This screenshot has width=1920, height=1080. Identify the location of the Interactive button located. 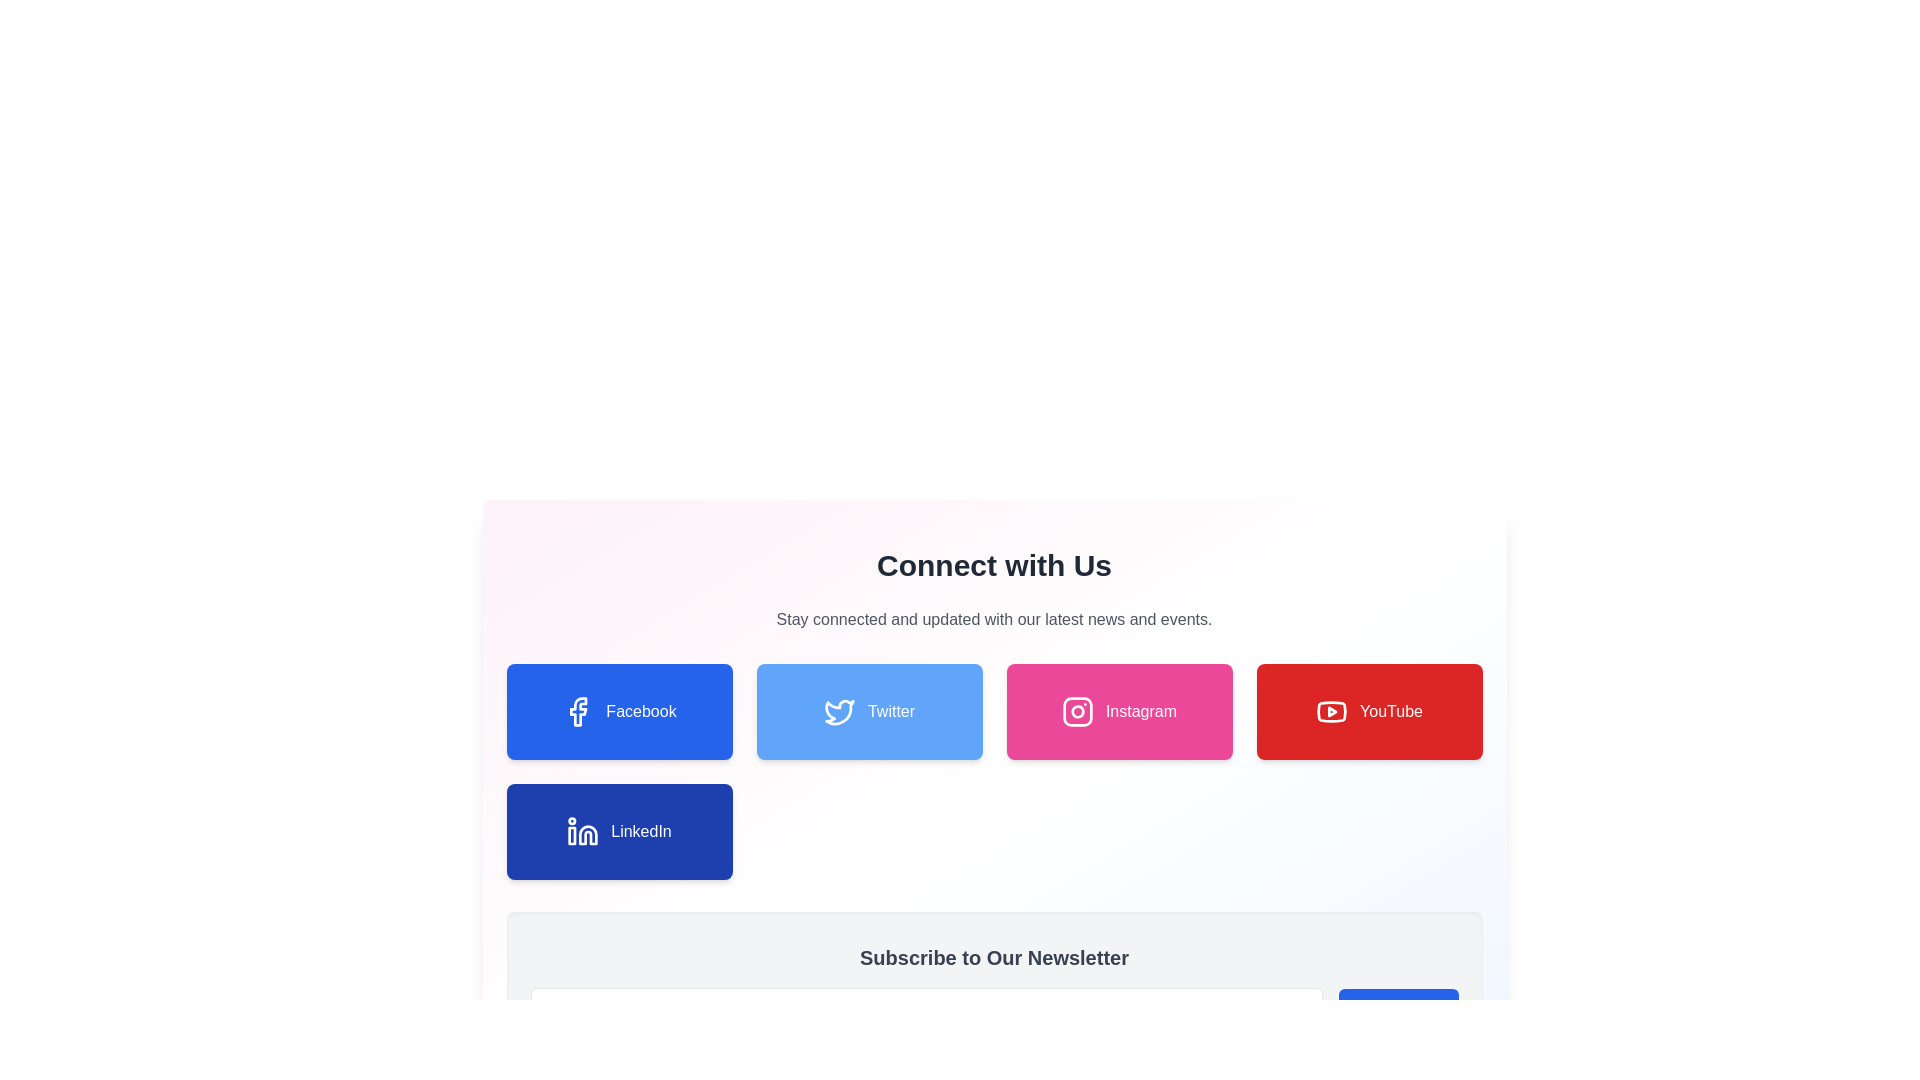
(618, 832).